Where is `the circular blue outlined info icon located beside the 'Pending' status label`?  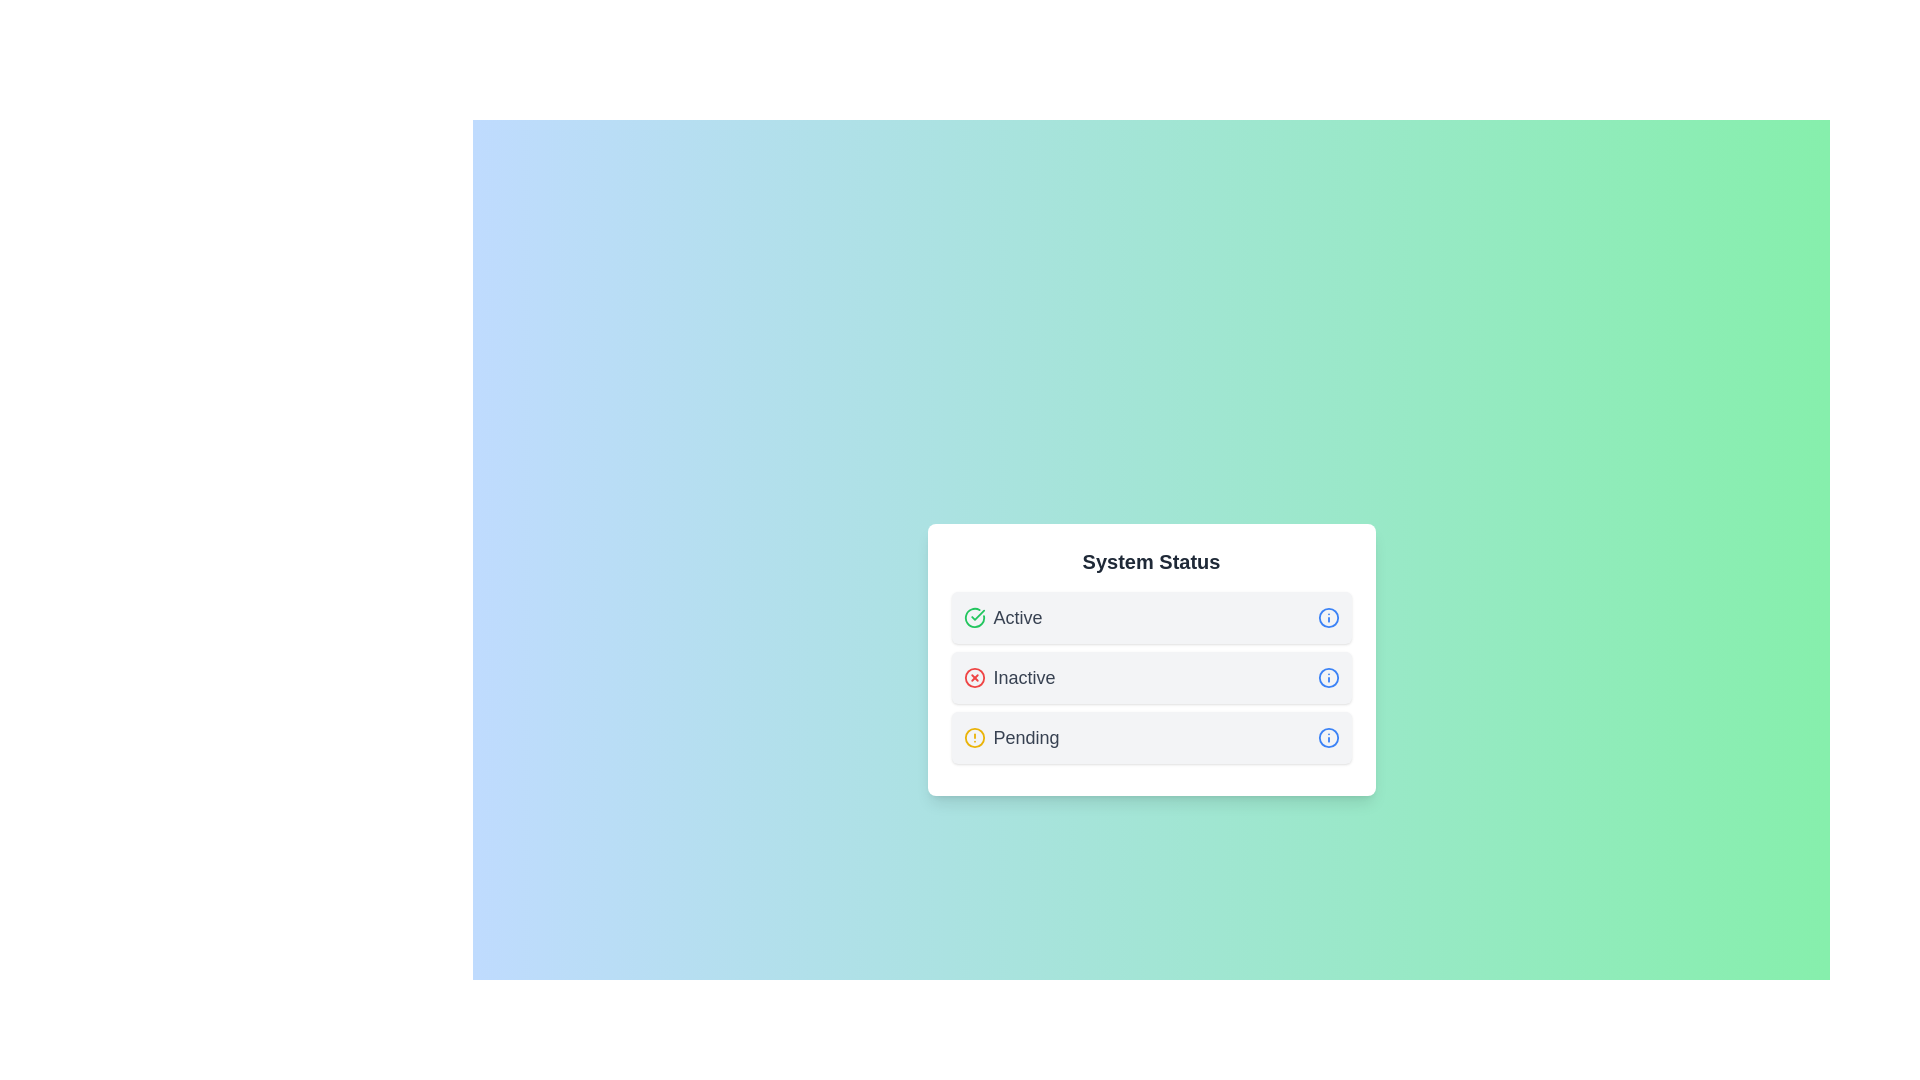
the circular blue outlined info icon located beside the 'Pending' status label is located at coordinates (1328, 737).